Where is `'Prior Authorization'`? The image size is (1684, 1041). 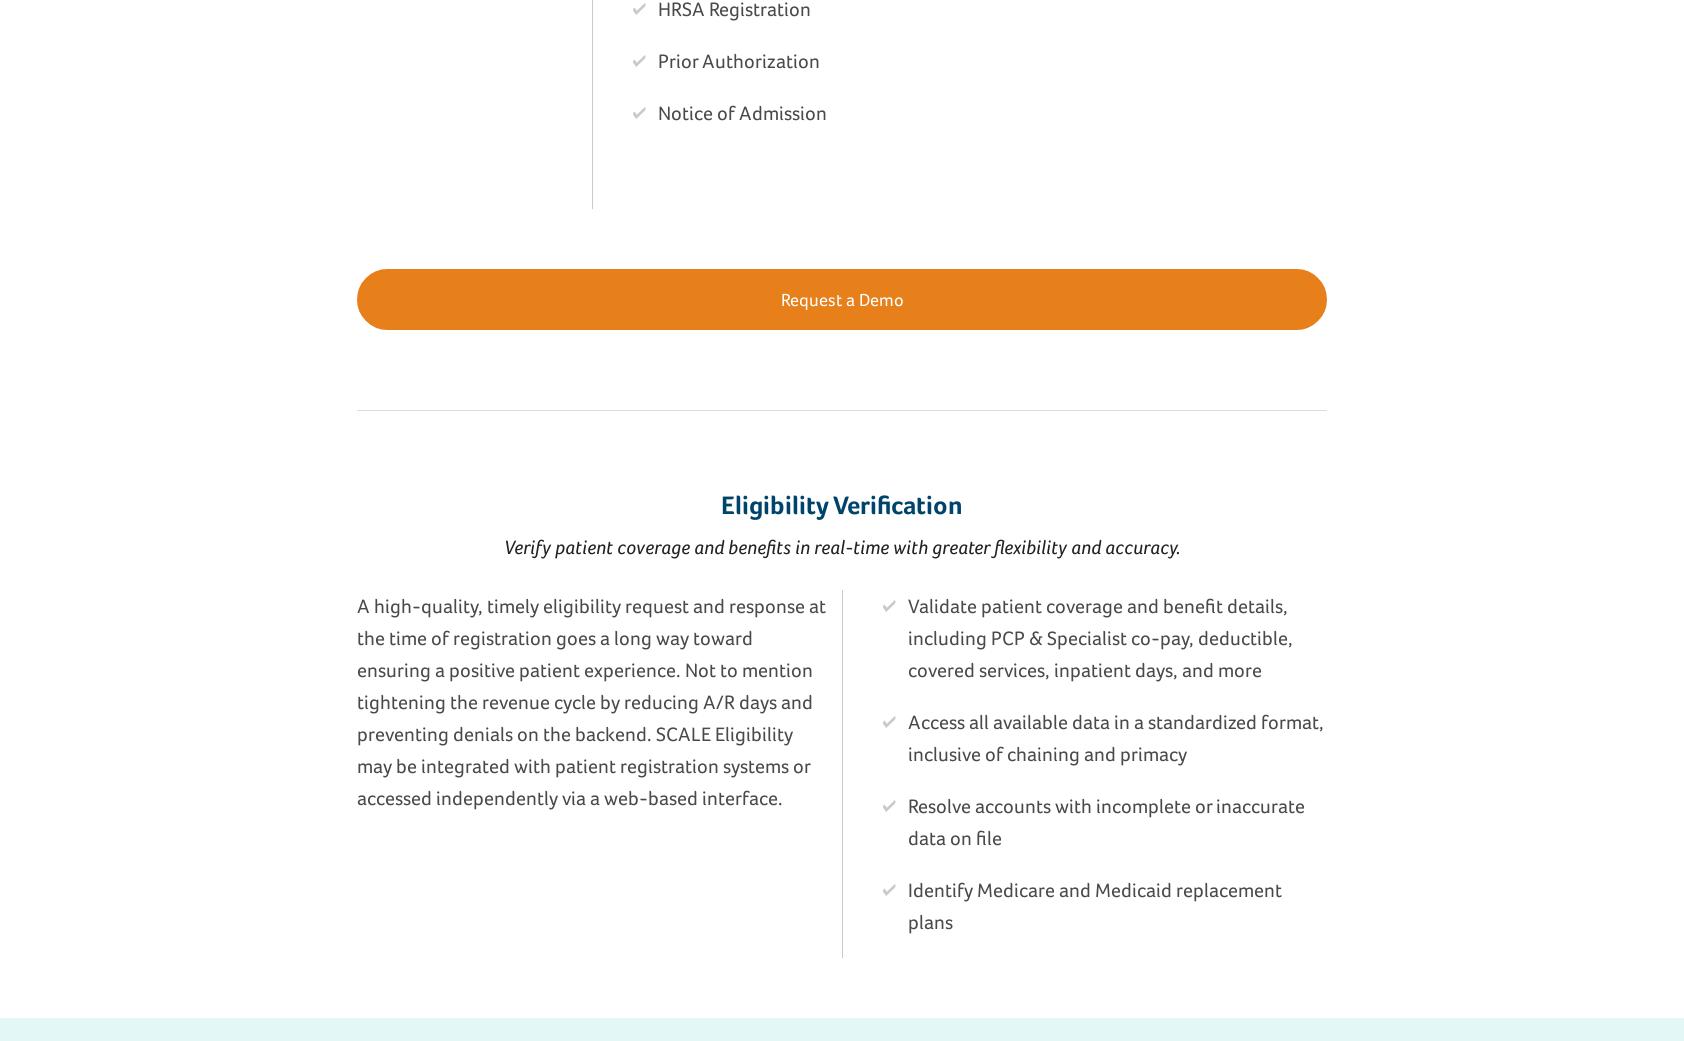 'Prior Authorization' is located at coordinates (738, 58).